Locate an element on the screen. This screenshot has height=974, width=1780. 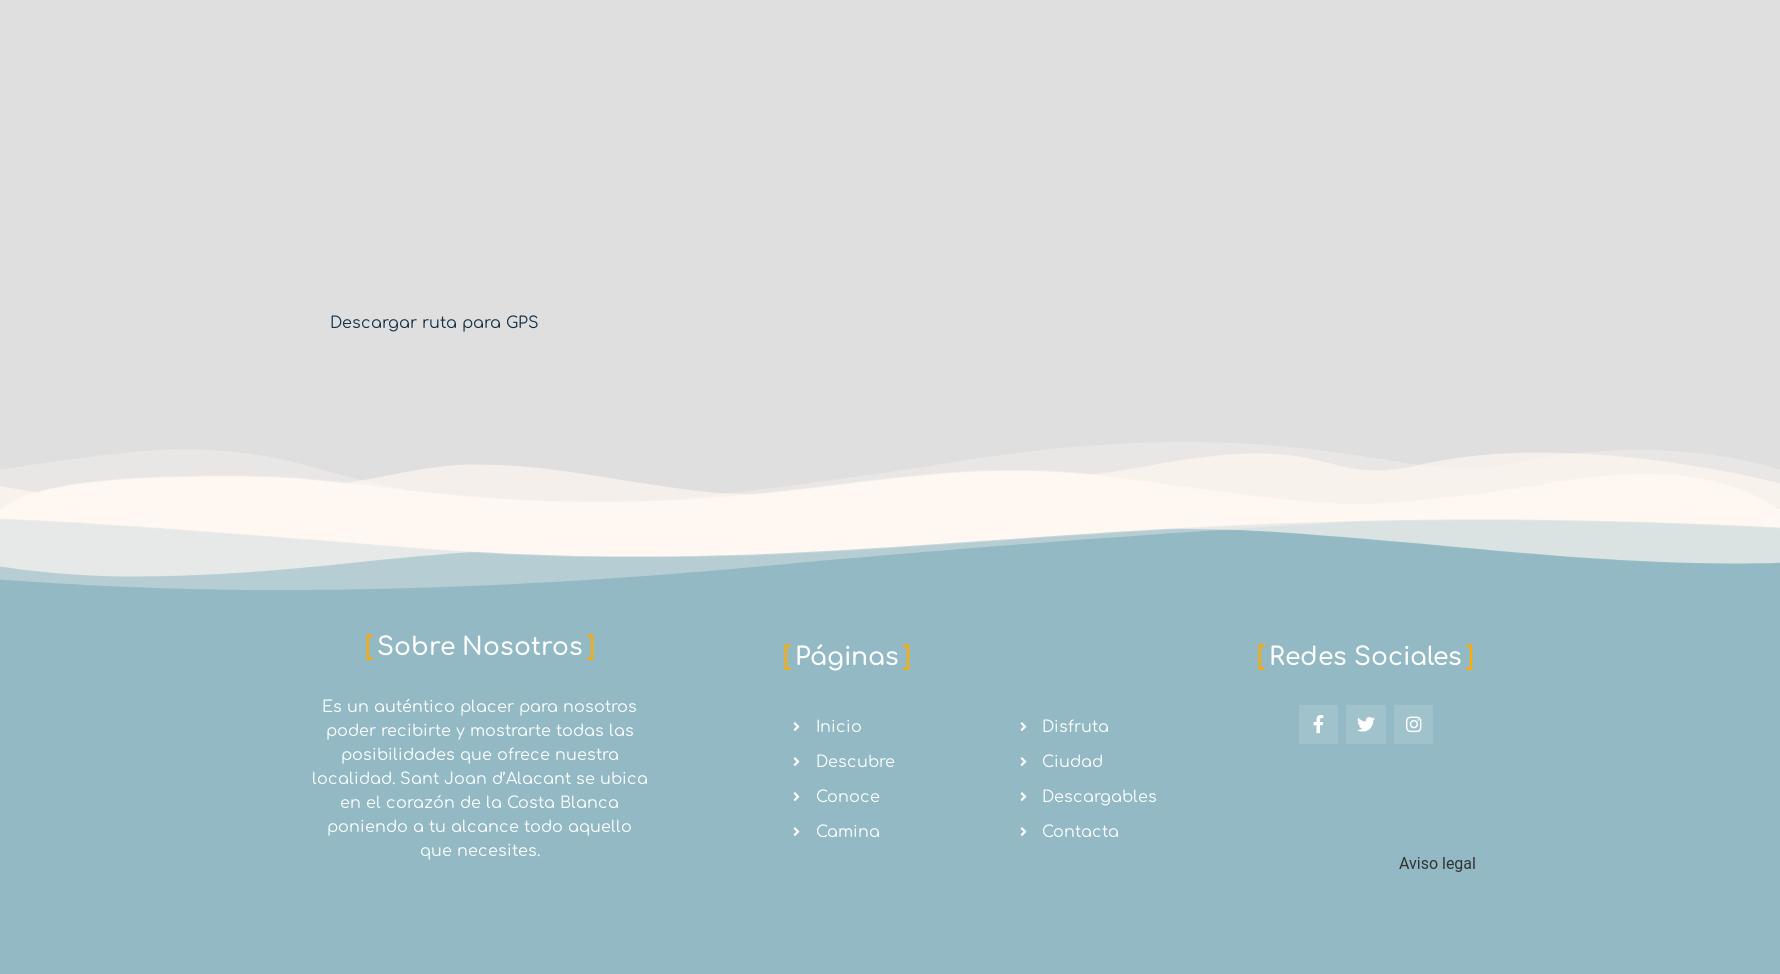
'Contacta' is located at coordinates (1080, 831).